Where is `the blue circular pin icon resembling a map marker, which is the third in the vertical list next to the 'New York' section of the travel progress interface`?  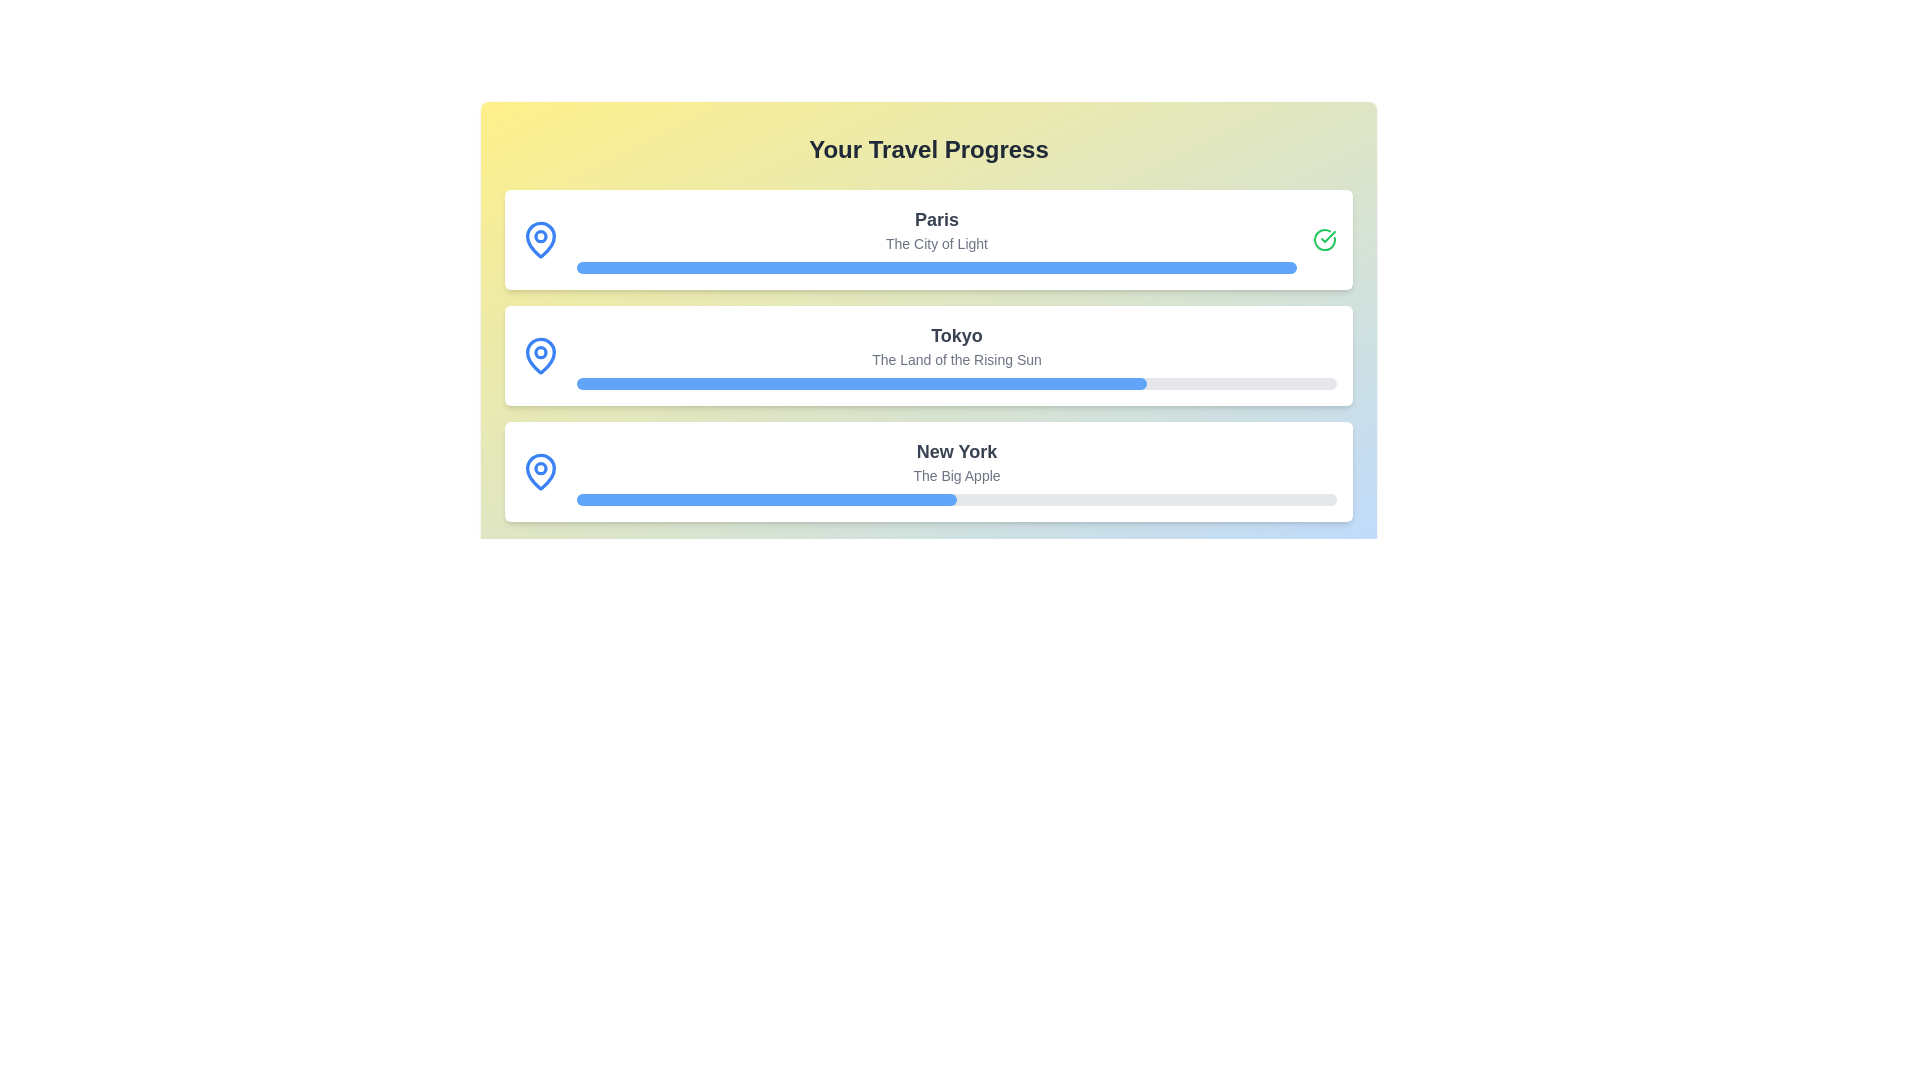 the blue circular pin icon resembling a map marker, which is the third in the vertical list next to the 'New York' section of the travel progress interface is located at coordinates (541, 470).